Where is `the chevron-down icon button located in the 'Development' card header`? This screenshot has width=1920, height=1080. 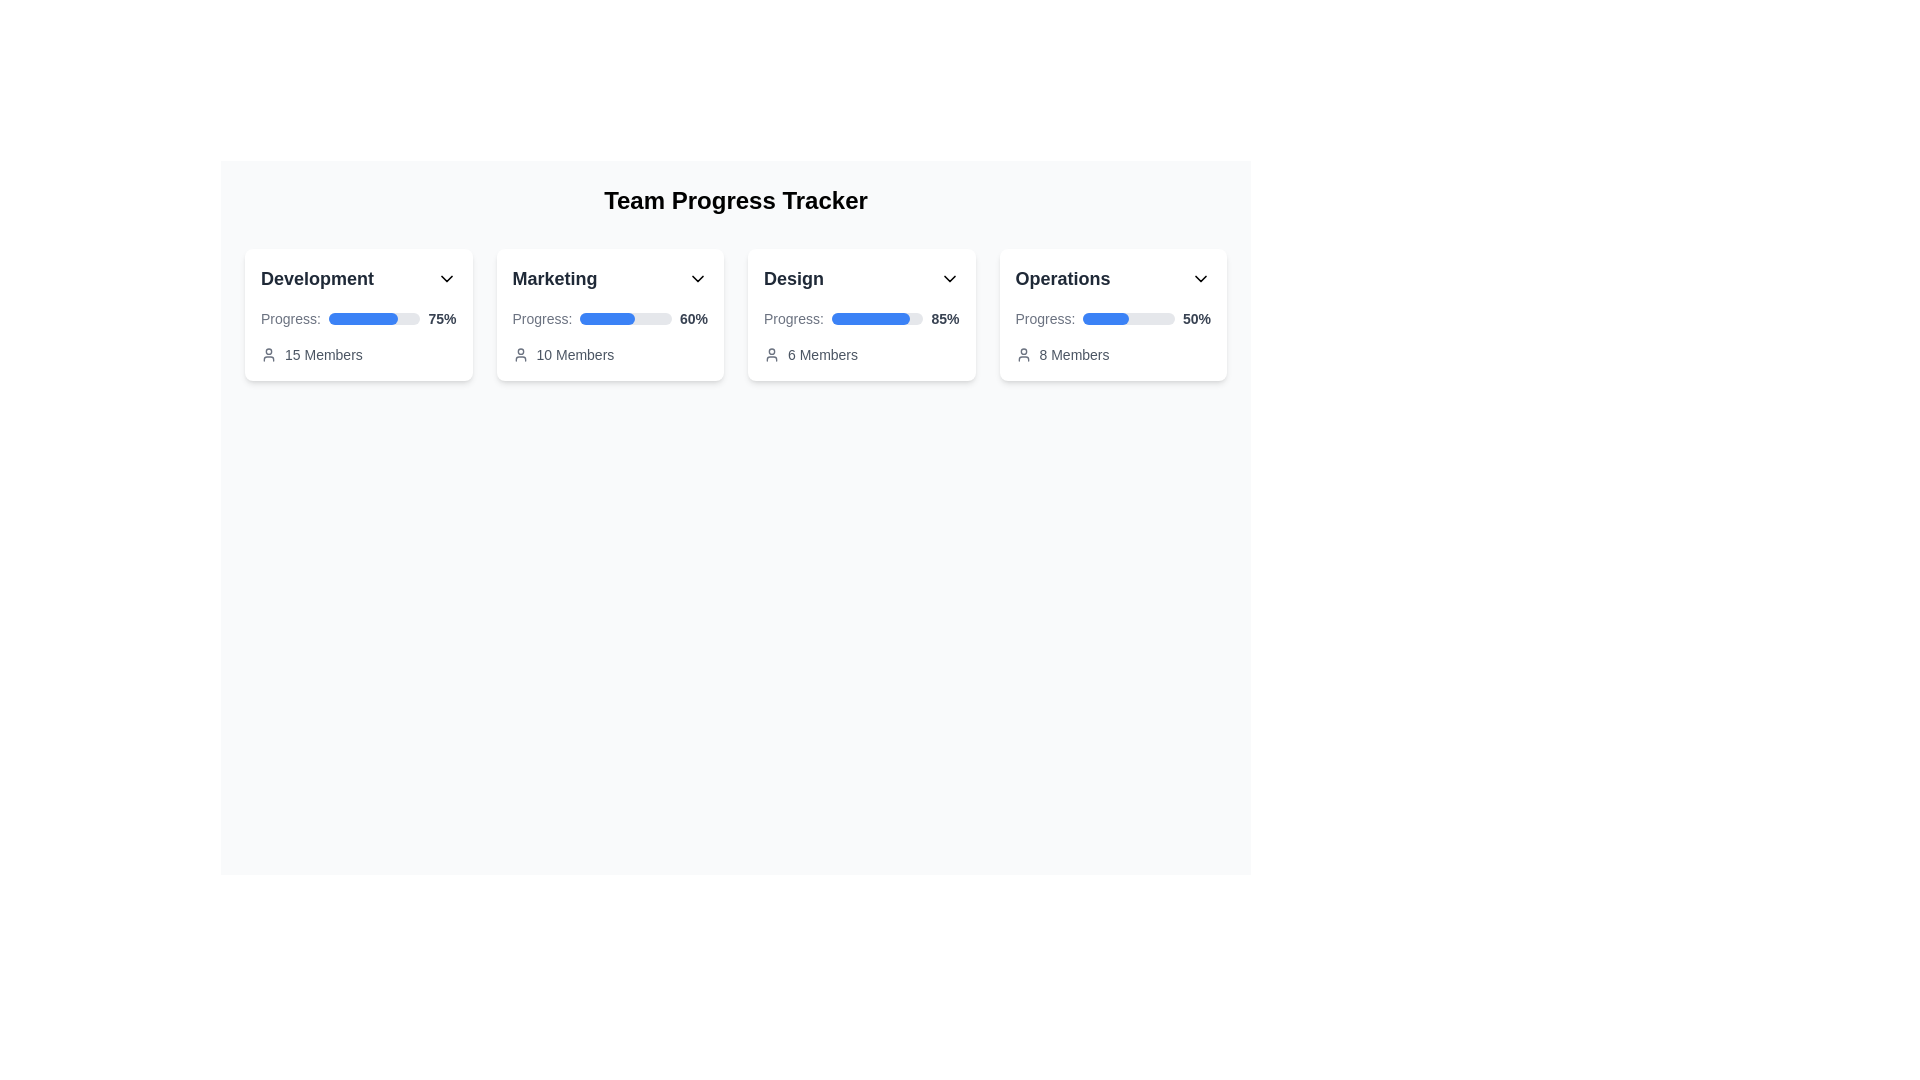
the chevron-down icon button located in the 'Development' card header is located at coordinates (445, 278).